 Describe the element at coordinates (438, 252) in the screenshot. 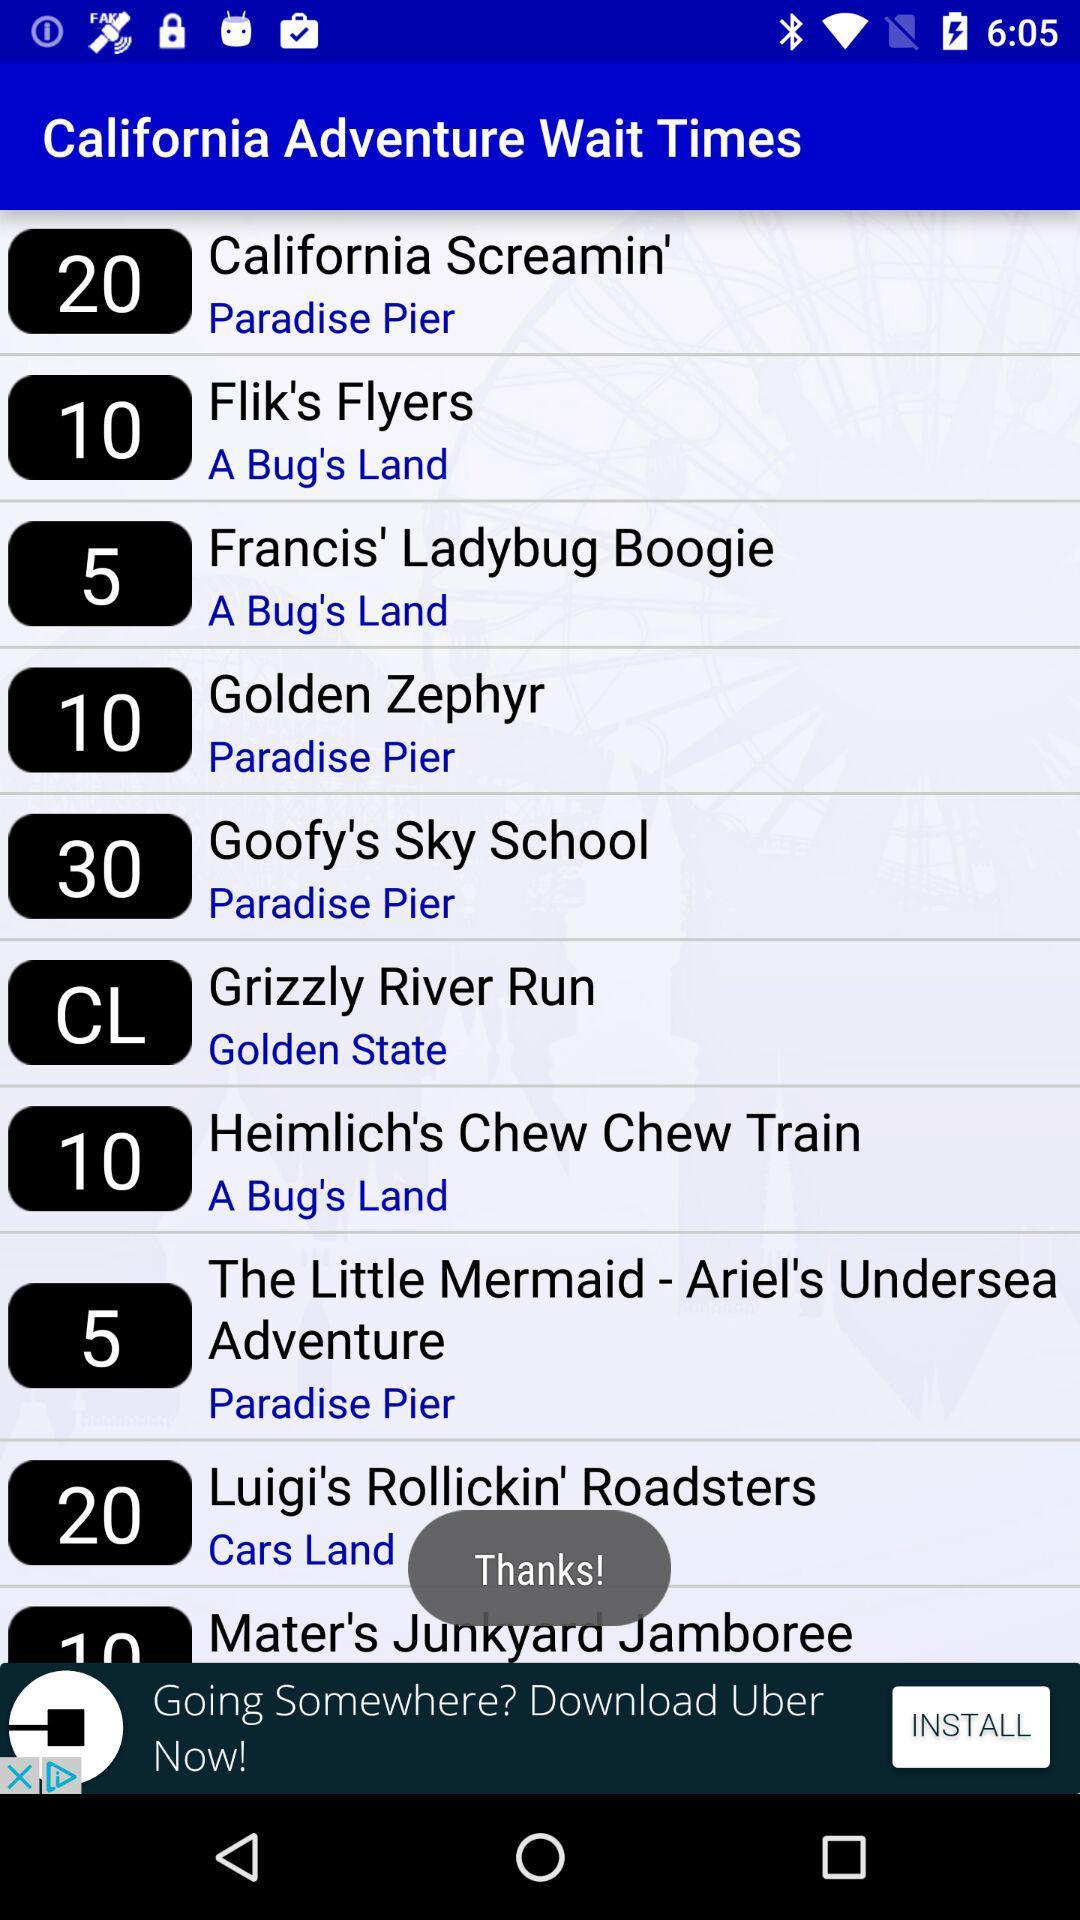

I see `item above the paradise pier` at that location.